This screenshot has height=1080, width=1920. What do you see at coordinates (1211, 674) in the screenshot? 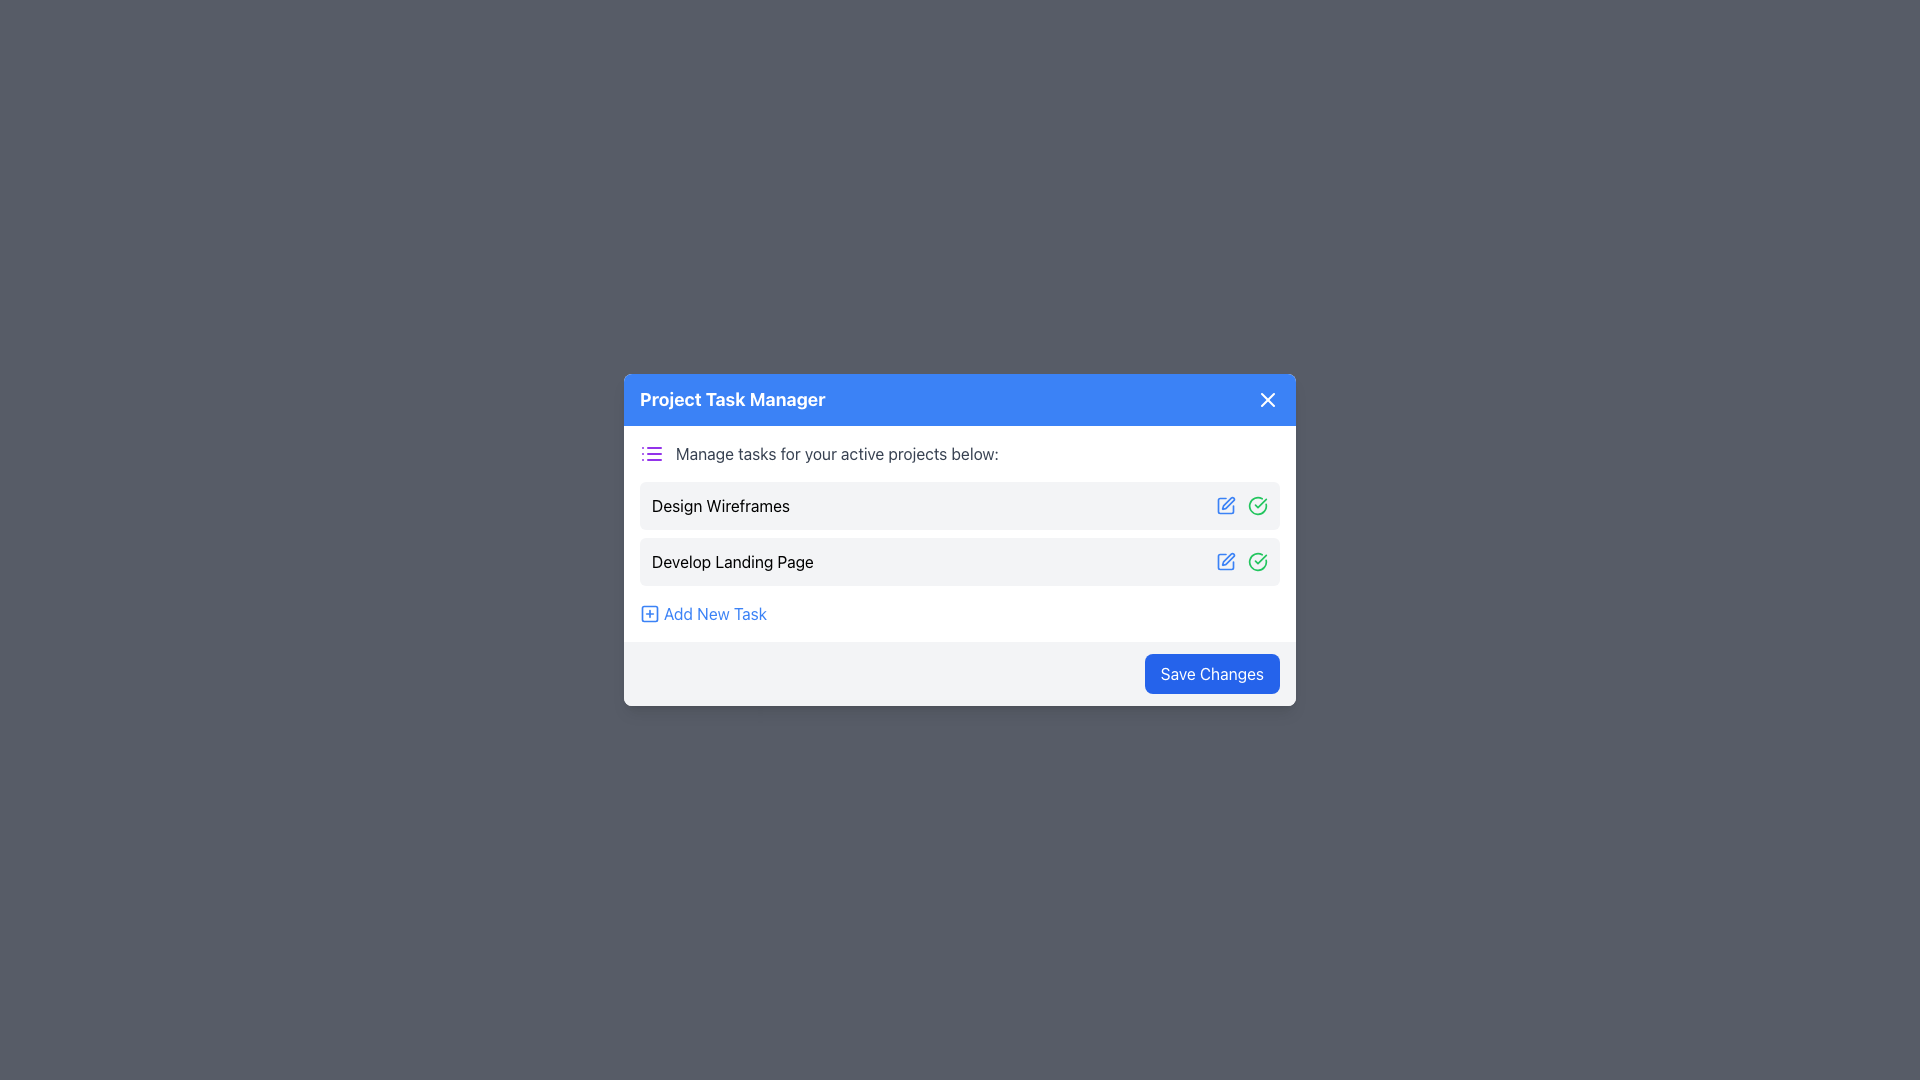
I see `the 'Save Changes' button with a blue background and white text in the bottom-right corner of the dialog box to observe the style changes` at bounding box center [1211, 674].